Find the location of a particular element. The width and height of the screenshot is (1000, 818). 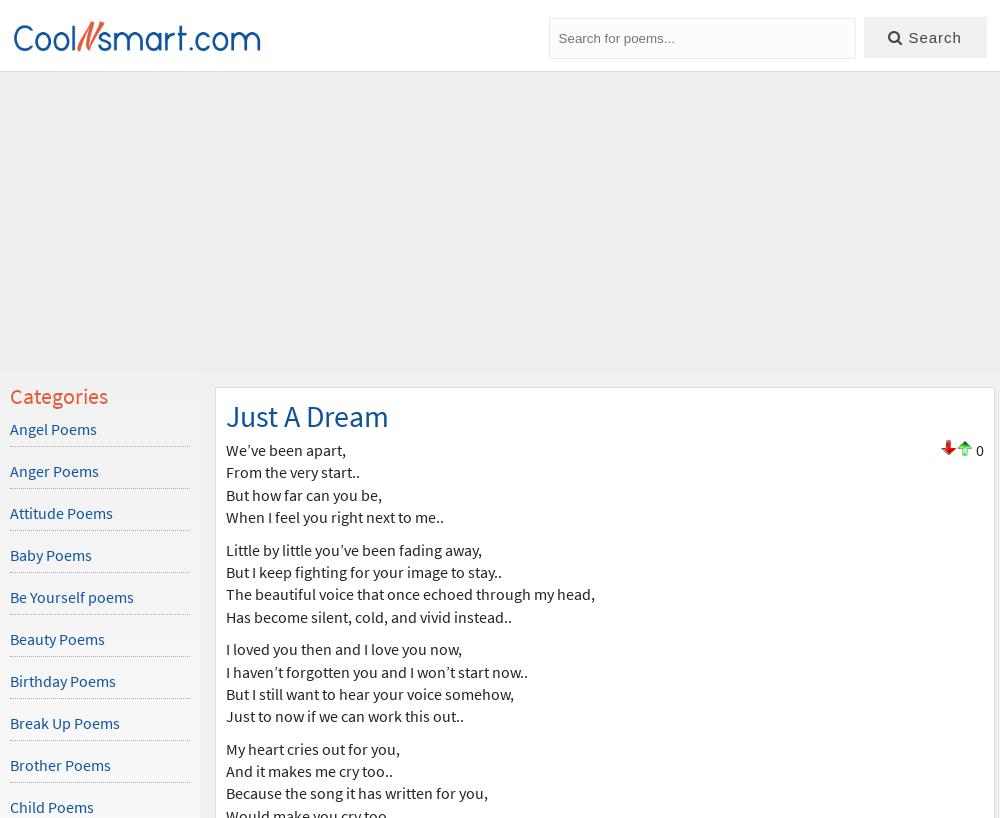

'But I still want to hear your voice somehow,' is located at coordinates (369, 692).